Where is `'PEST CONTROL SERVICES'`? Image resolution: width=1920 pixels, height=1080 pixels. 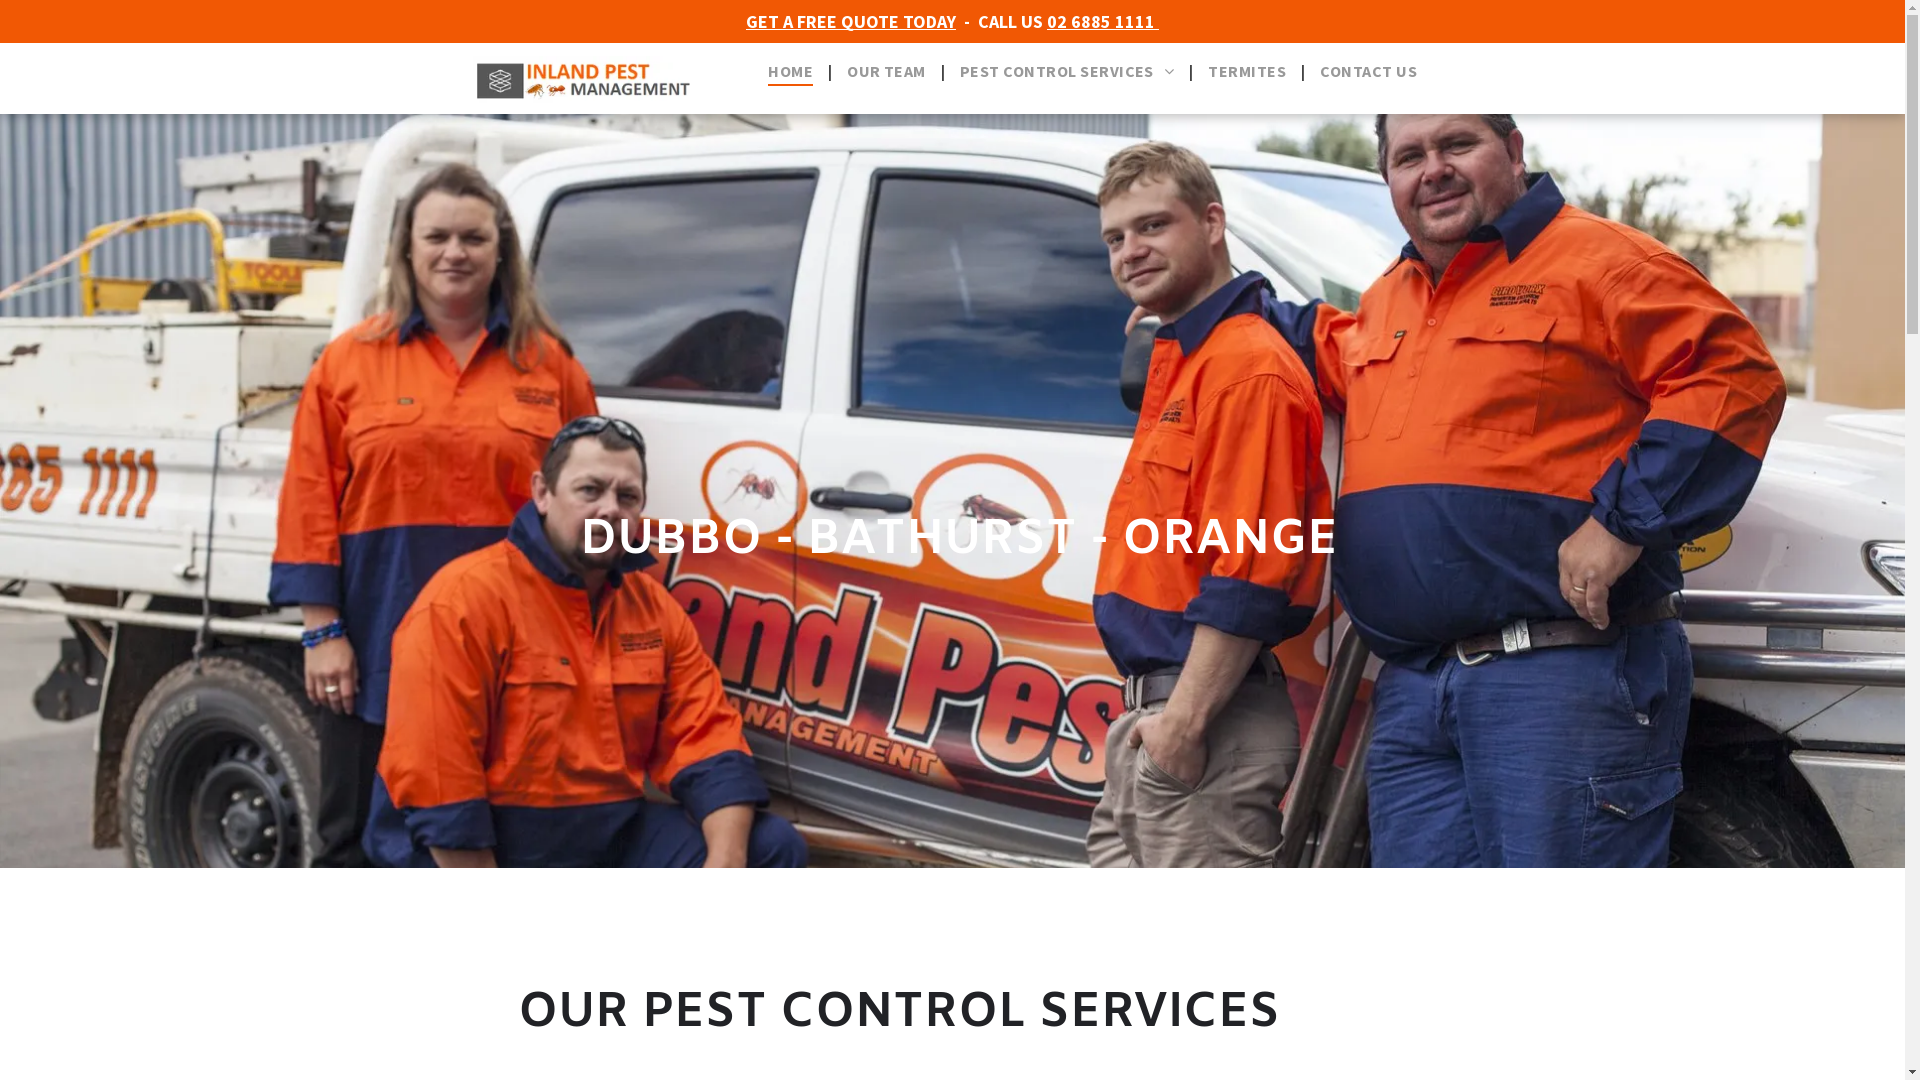 'PEST CONTROL SERVICES' is located at coordinates (1066, 69).